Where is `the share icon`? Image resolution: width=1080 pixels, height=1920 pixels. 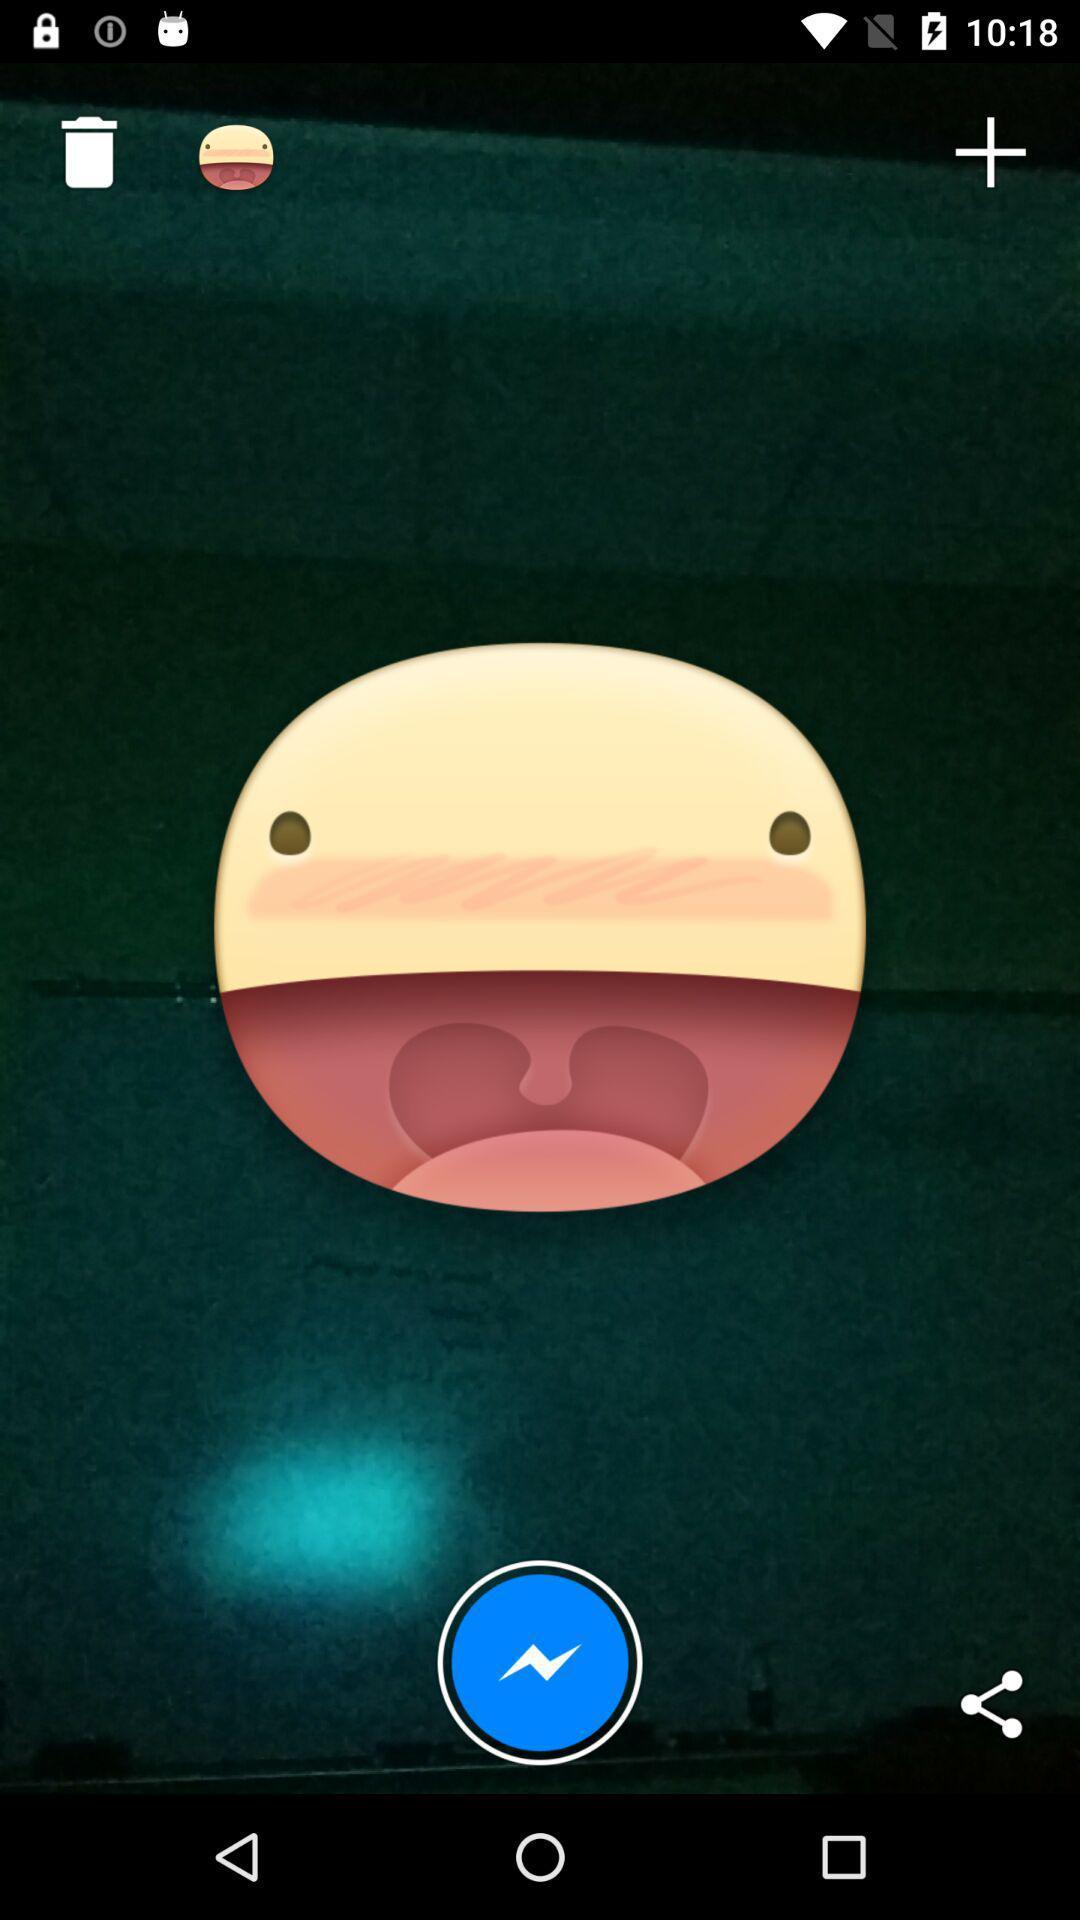
the share icon is located at coordinates (990, 1703).